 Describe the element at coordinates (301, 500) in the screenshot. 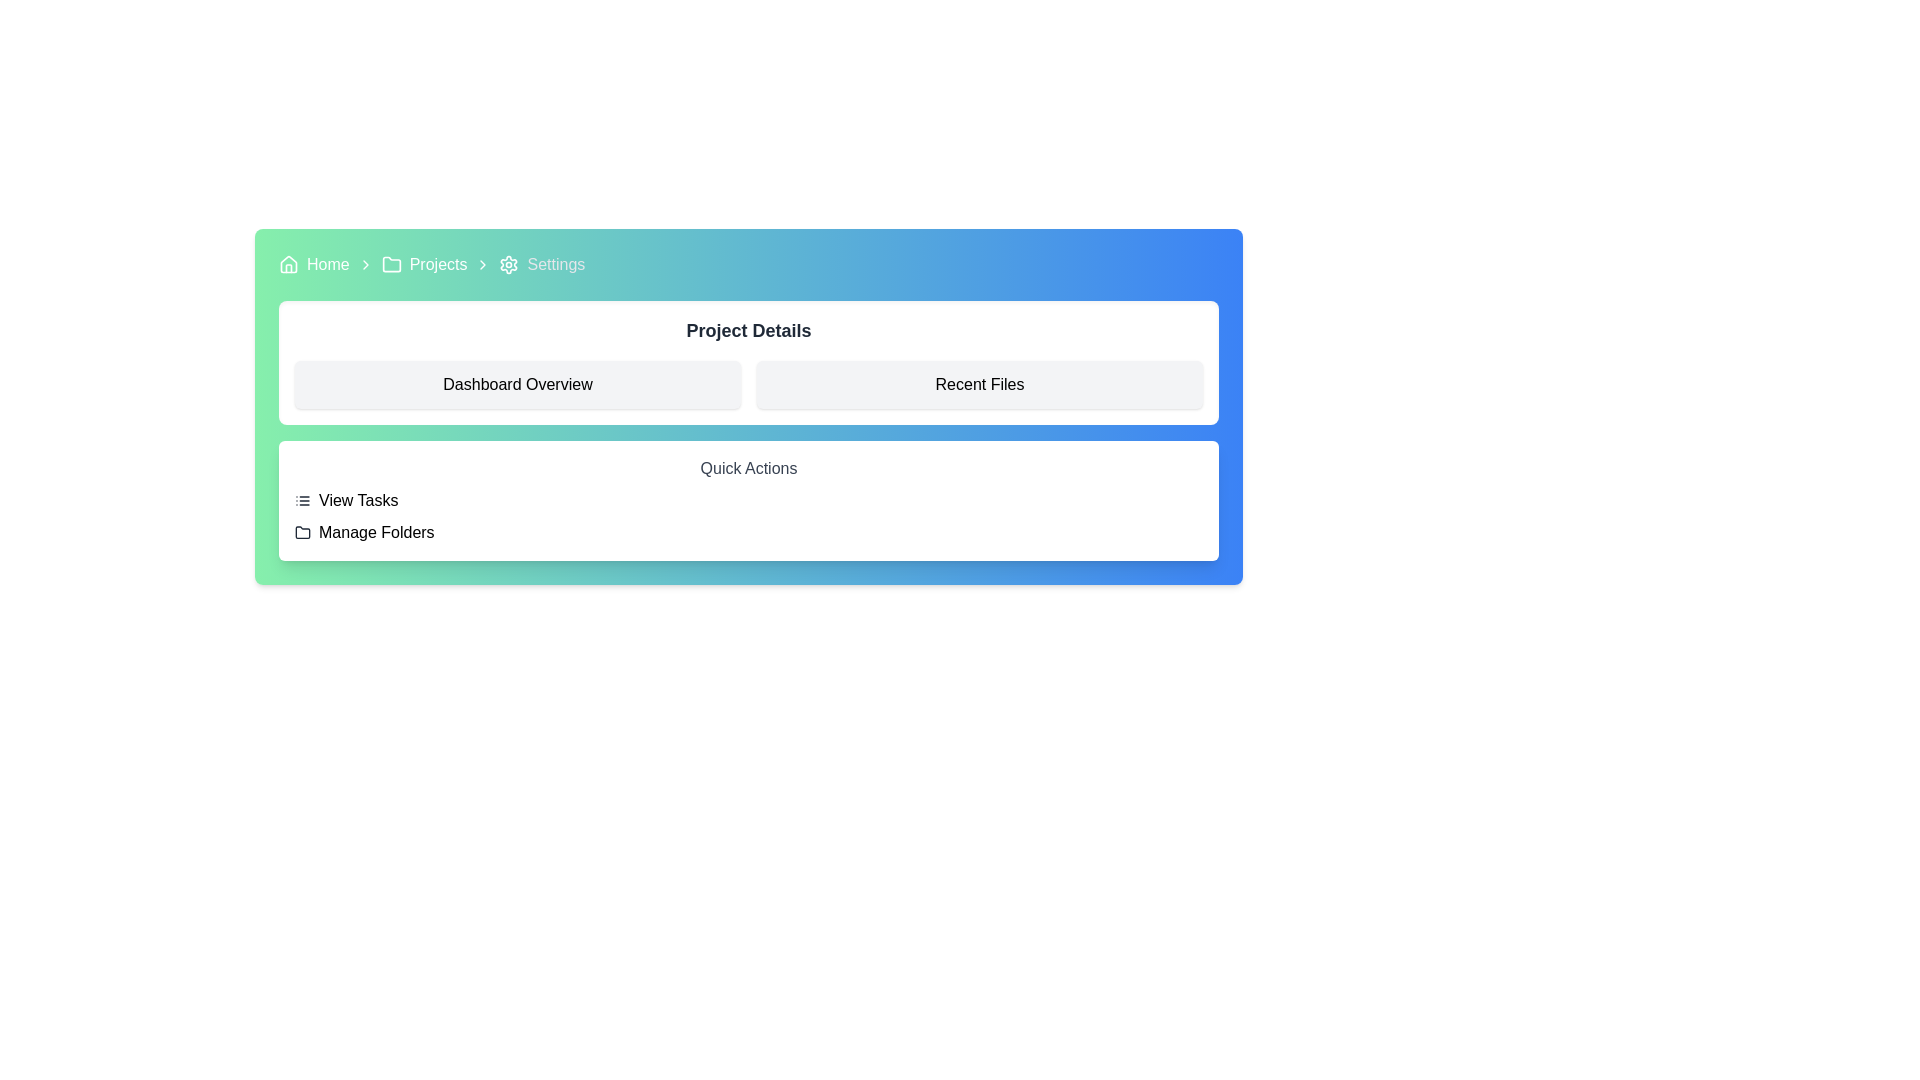

I see `the icon located to the left of the 'View Tasks' label in the 'Quick Actions' area` at that location.